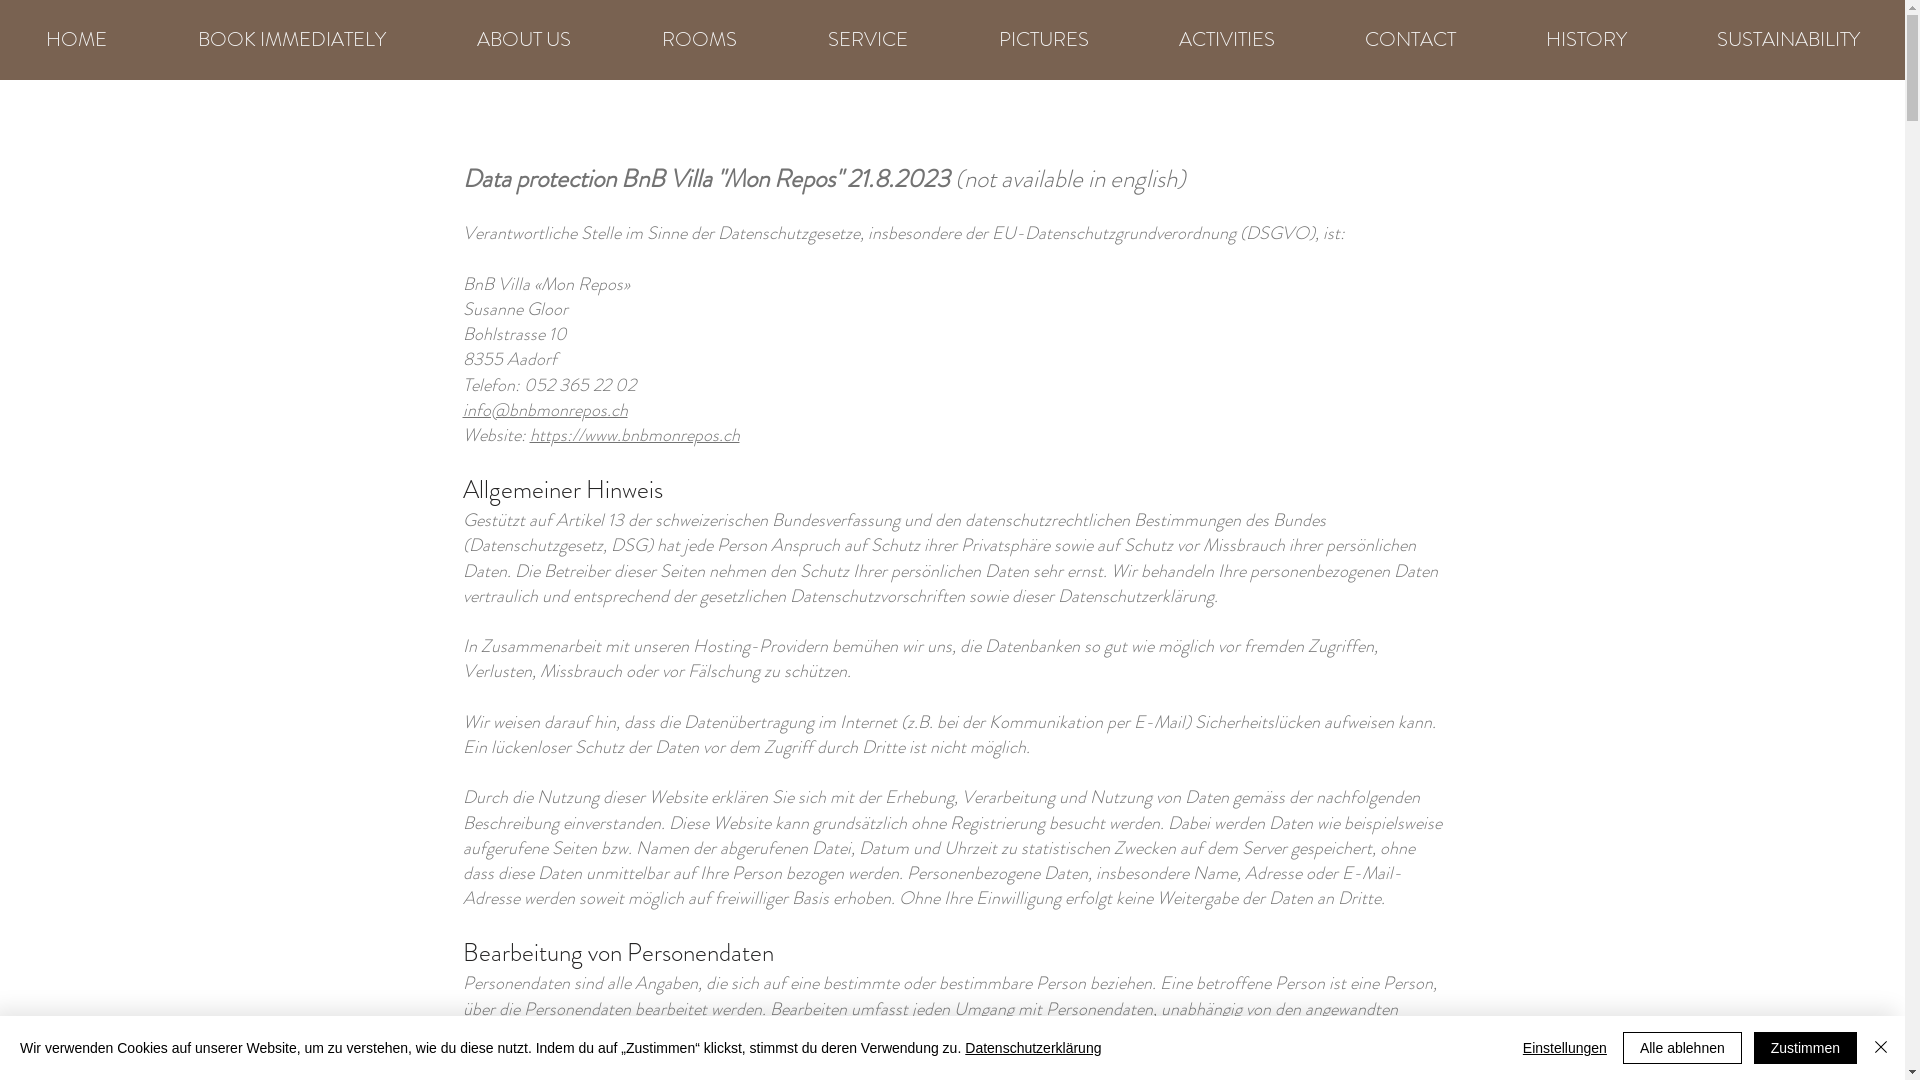  I want to click on 'Alle ablehnen', so click(1681, 1047).